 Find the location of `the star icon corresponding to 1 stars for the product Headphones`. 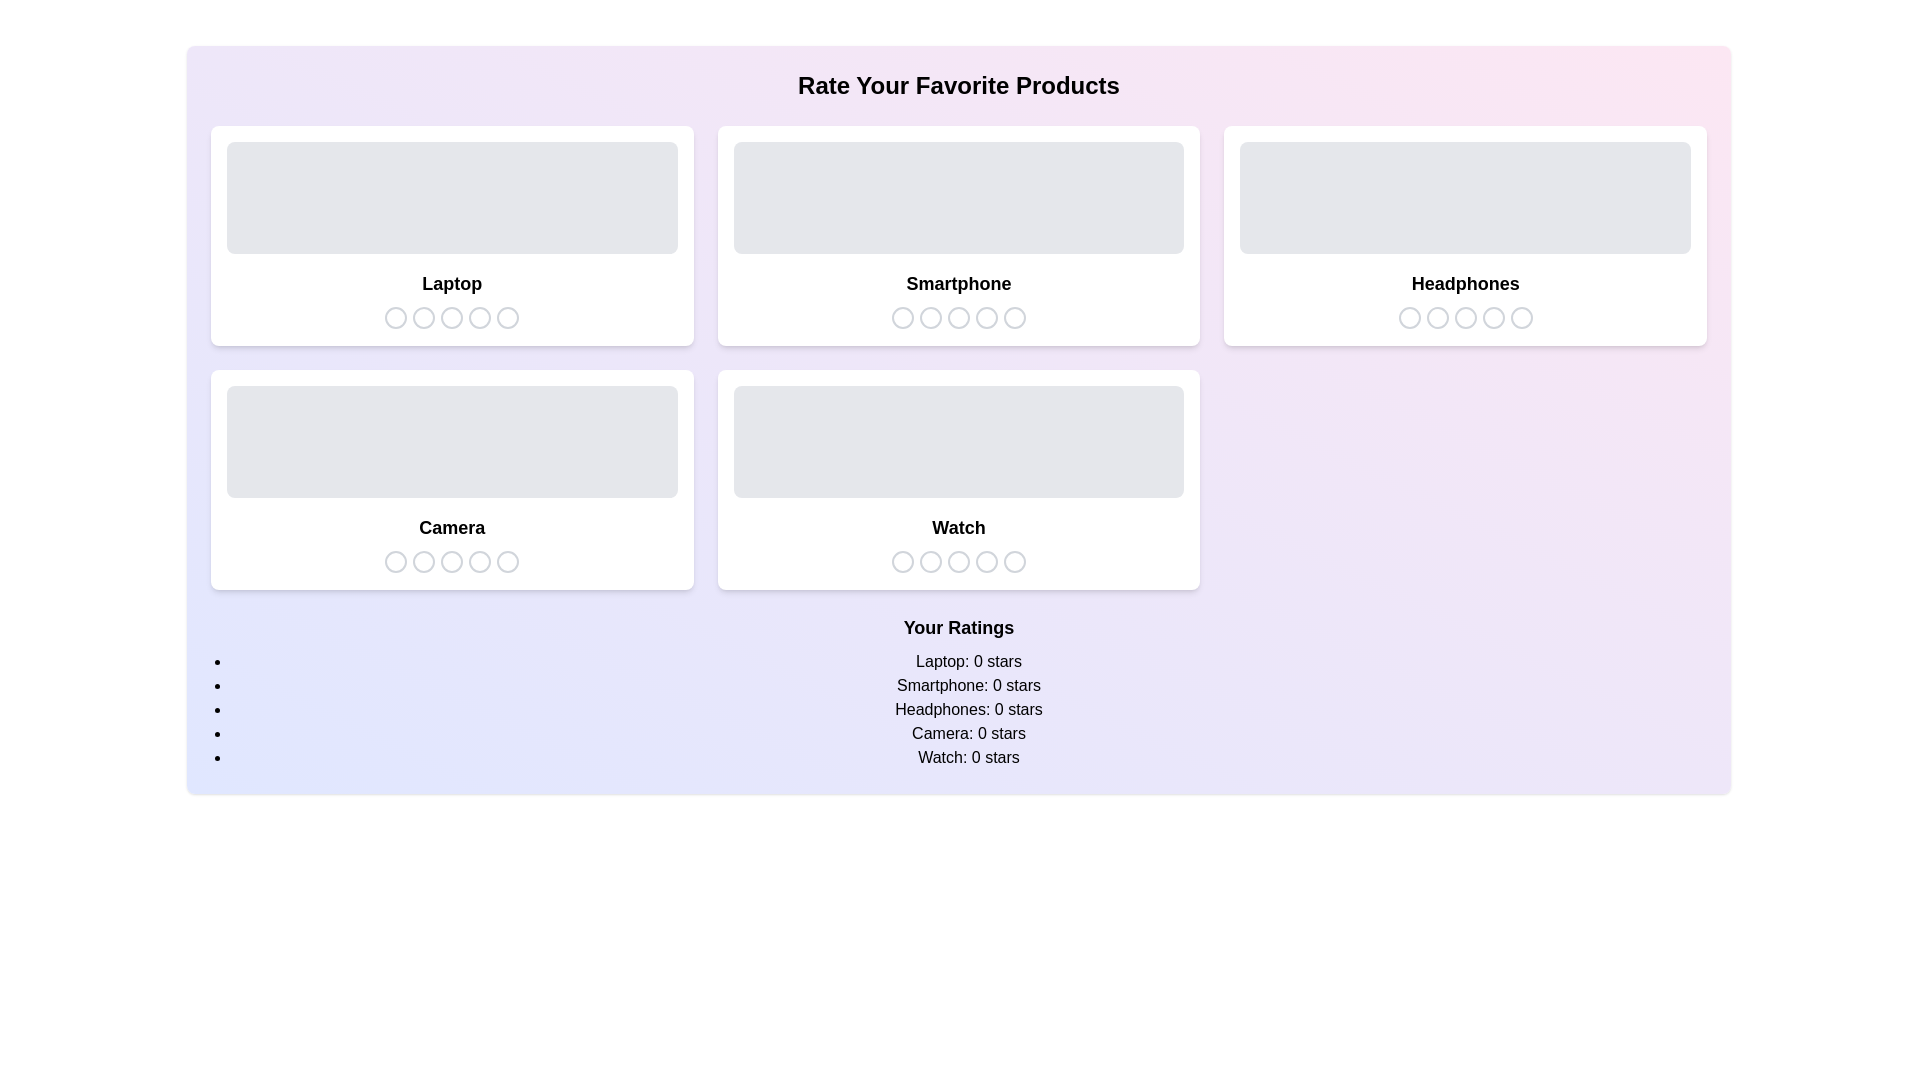

the star icon corresponding to 1 stars for the product Headphones is located at coordinates (1408, 316).